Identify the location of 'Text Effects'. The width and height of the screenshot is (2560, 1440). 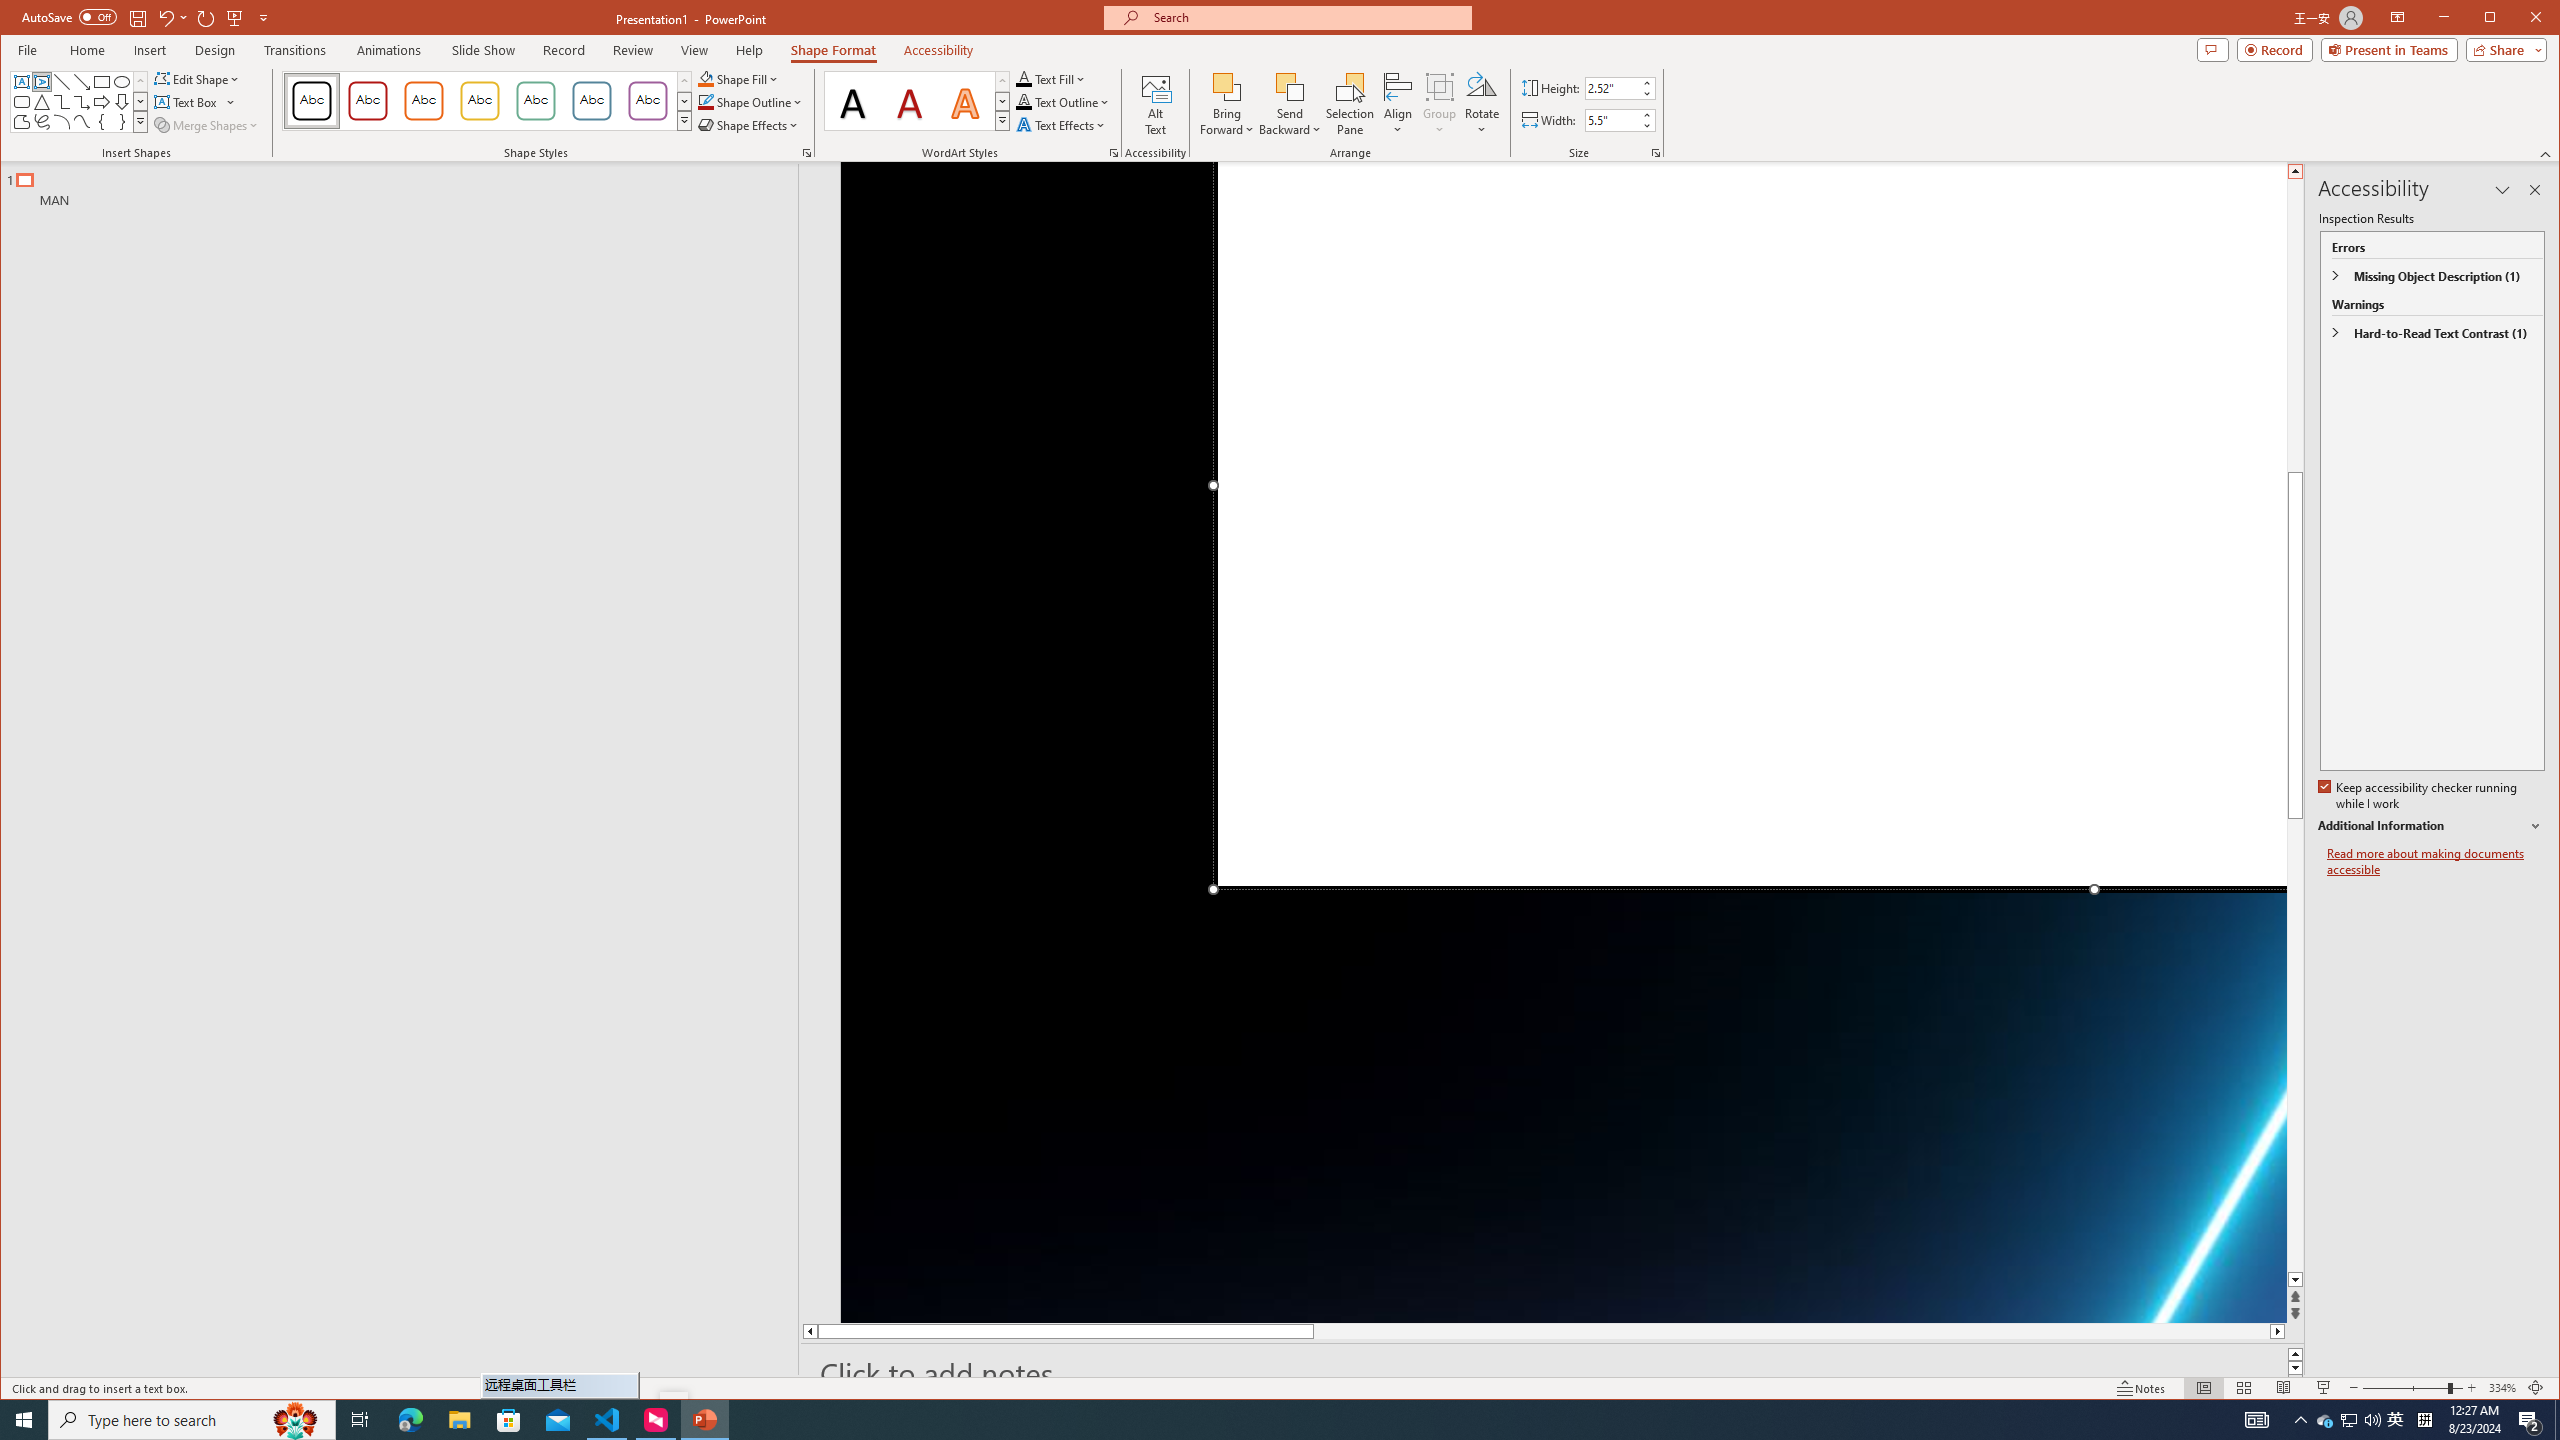
(1061, 125).